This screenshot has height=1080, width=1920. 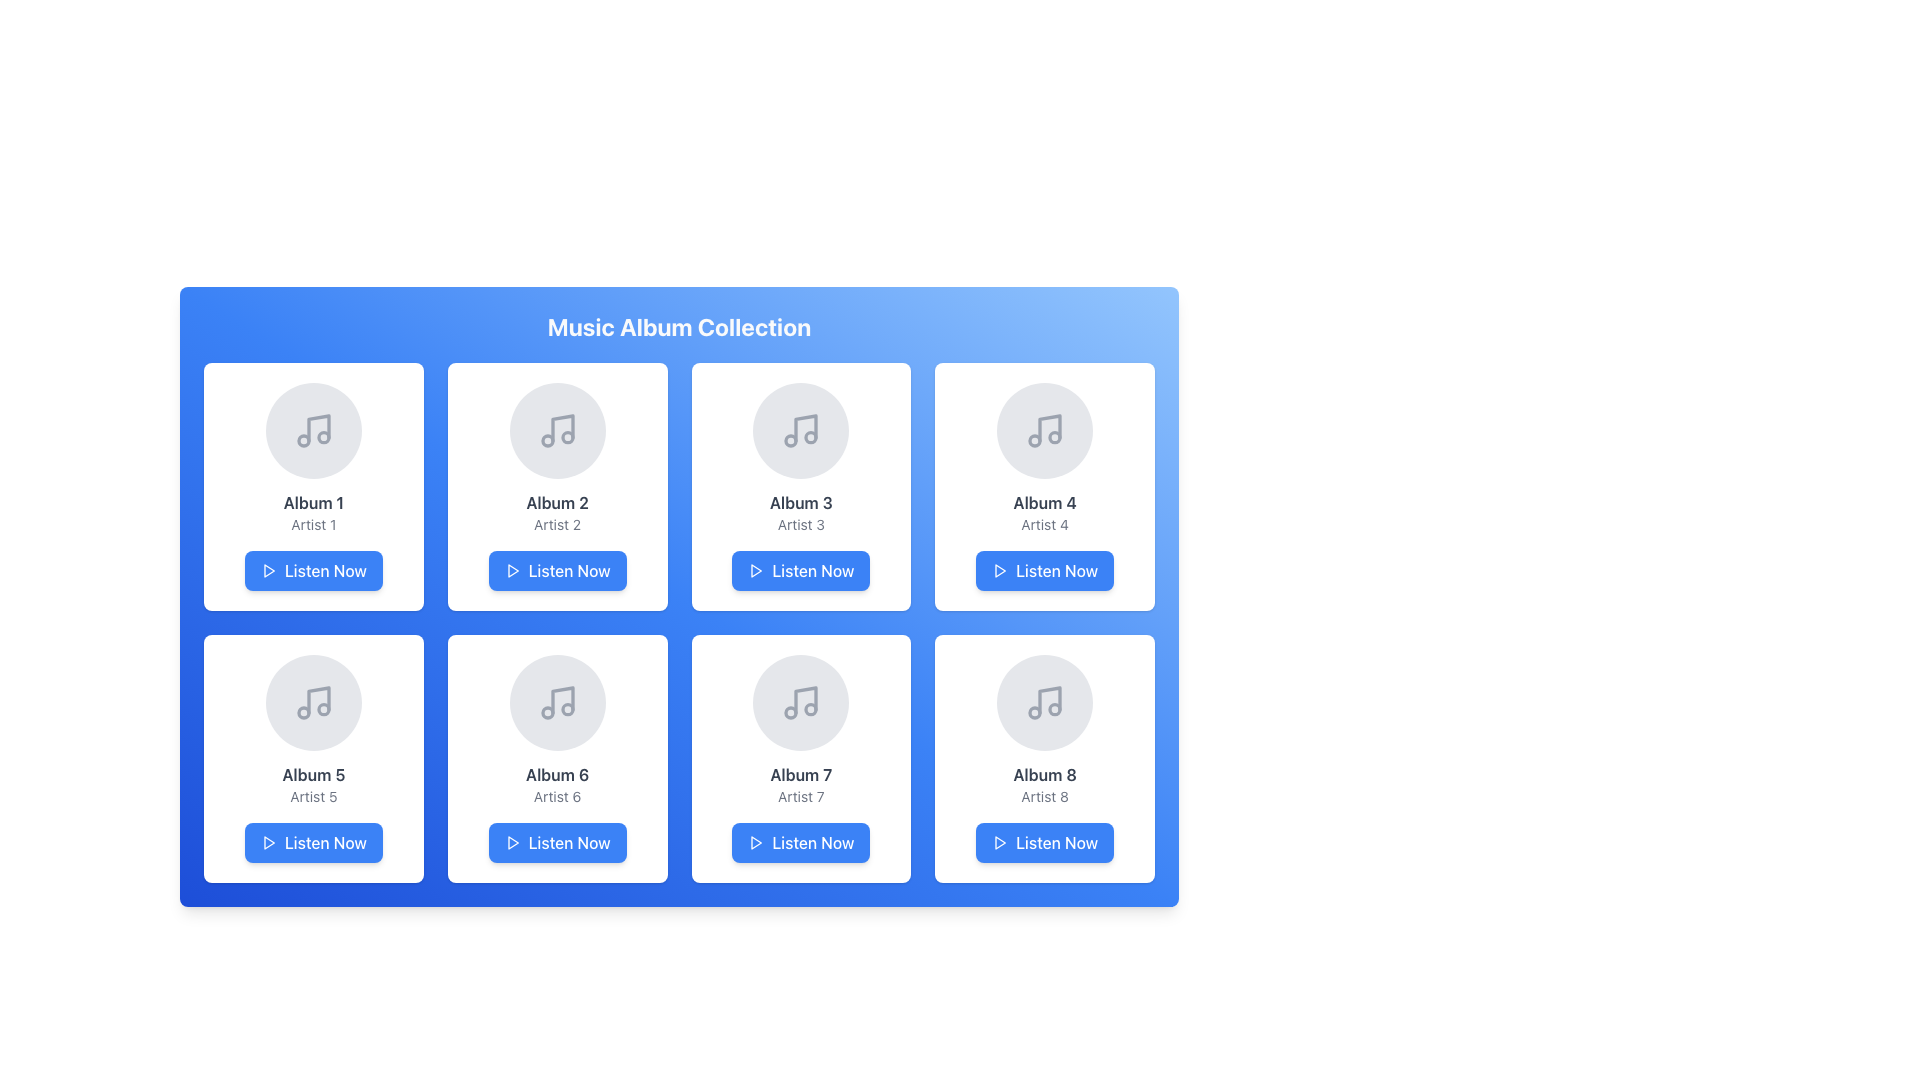 What do you see at coordinates (1044, 523) in the screenshot?
I see `the text label displaying 'Artist 4', which is located below 'Album 4' in the fourth card of the music album grid` at bounding box center [1044, 523].